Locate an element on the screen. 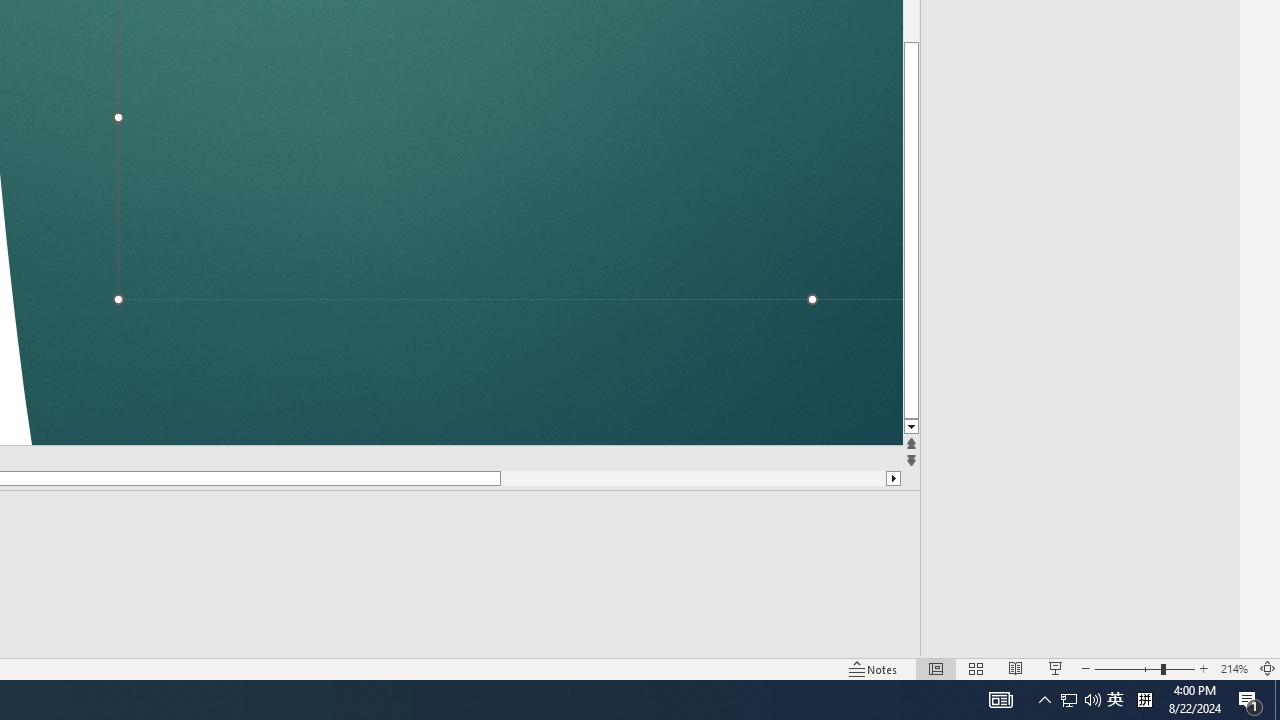  'Line down' is located at coordinates (910, 426).